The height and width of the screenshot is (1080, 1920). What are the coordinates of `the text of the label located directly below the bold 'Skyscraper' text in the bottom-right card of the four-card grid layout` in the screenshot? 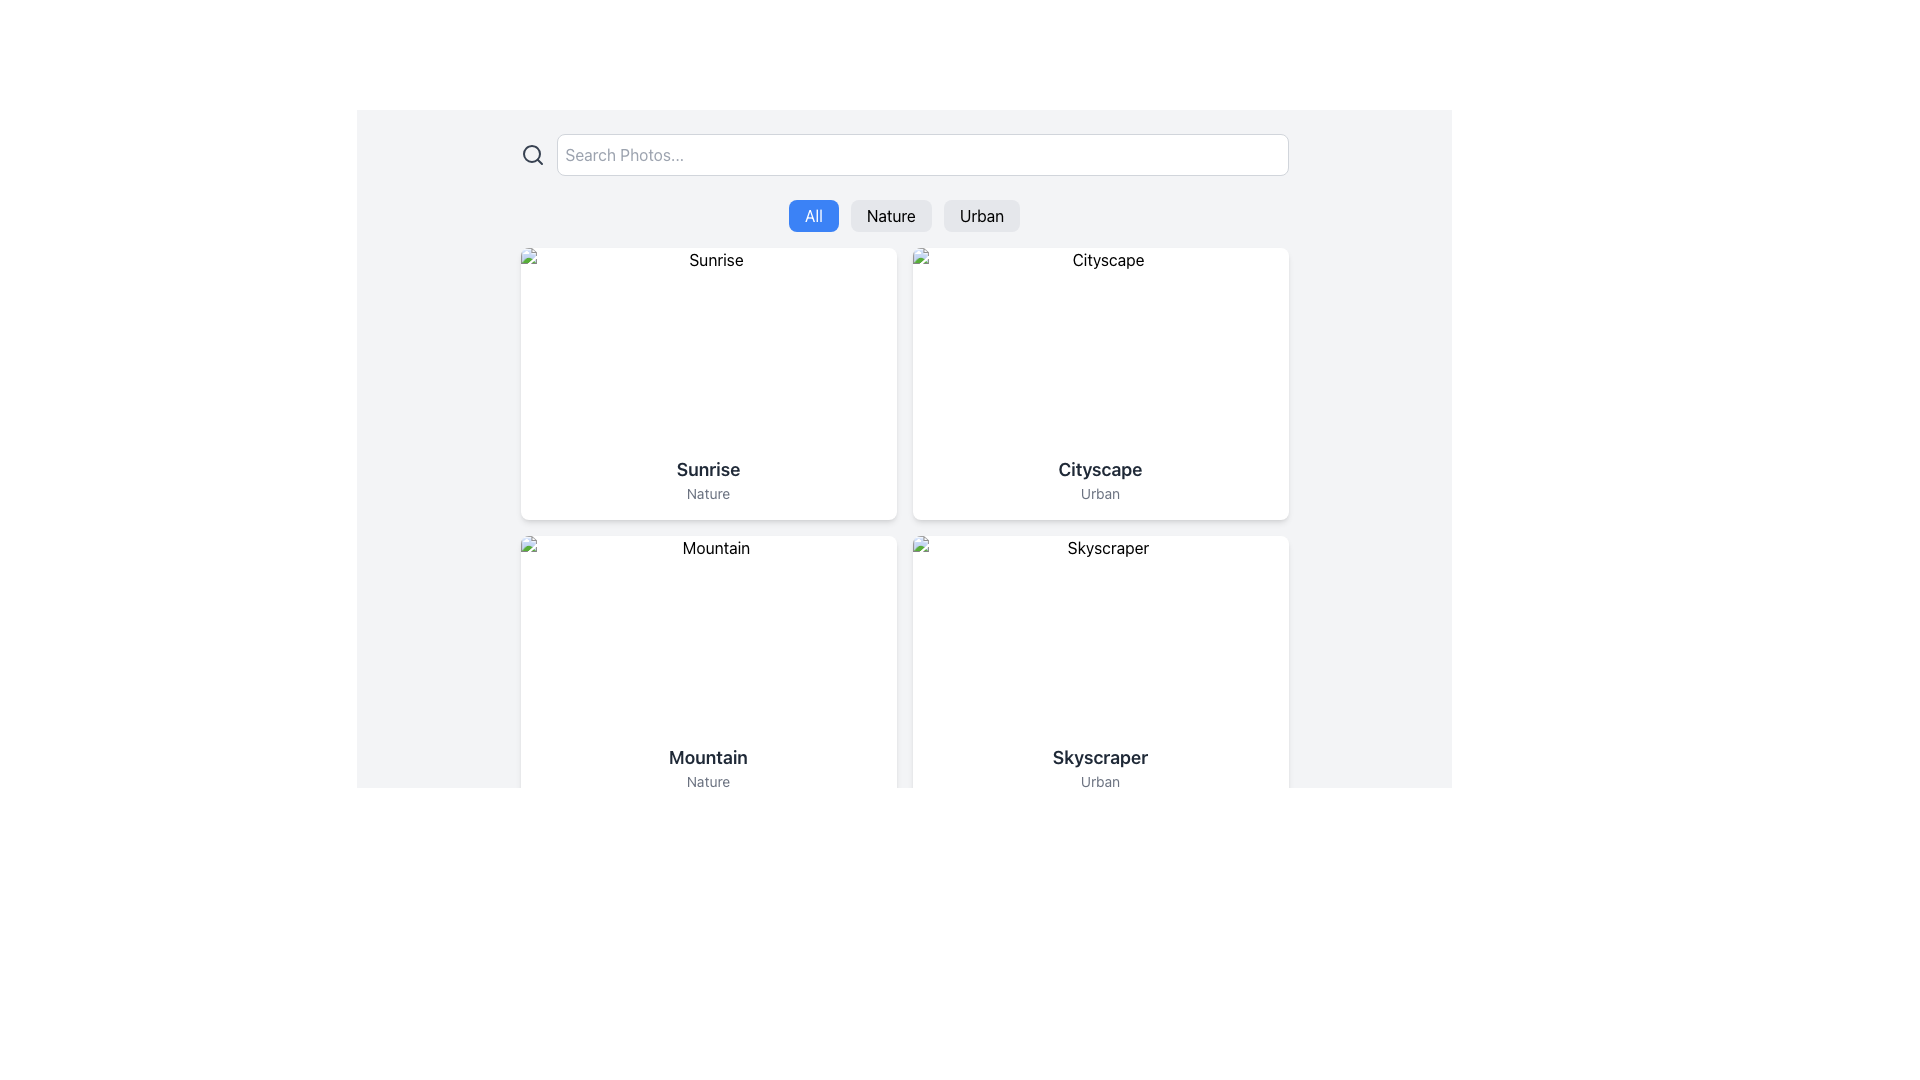 It's located at (1099, 781).